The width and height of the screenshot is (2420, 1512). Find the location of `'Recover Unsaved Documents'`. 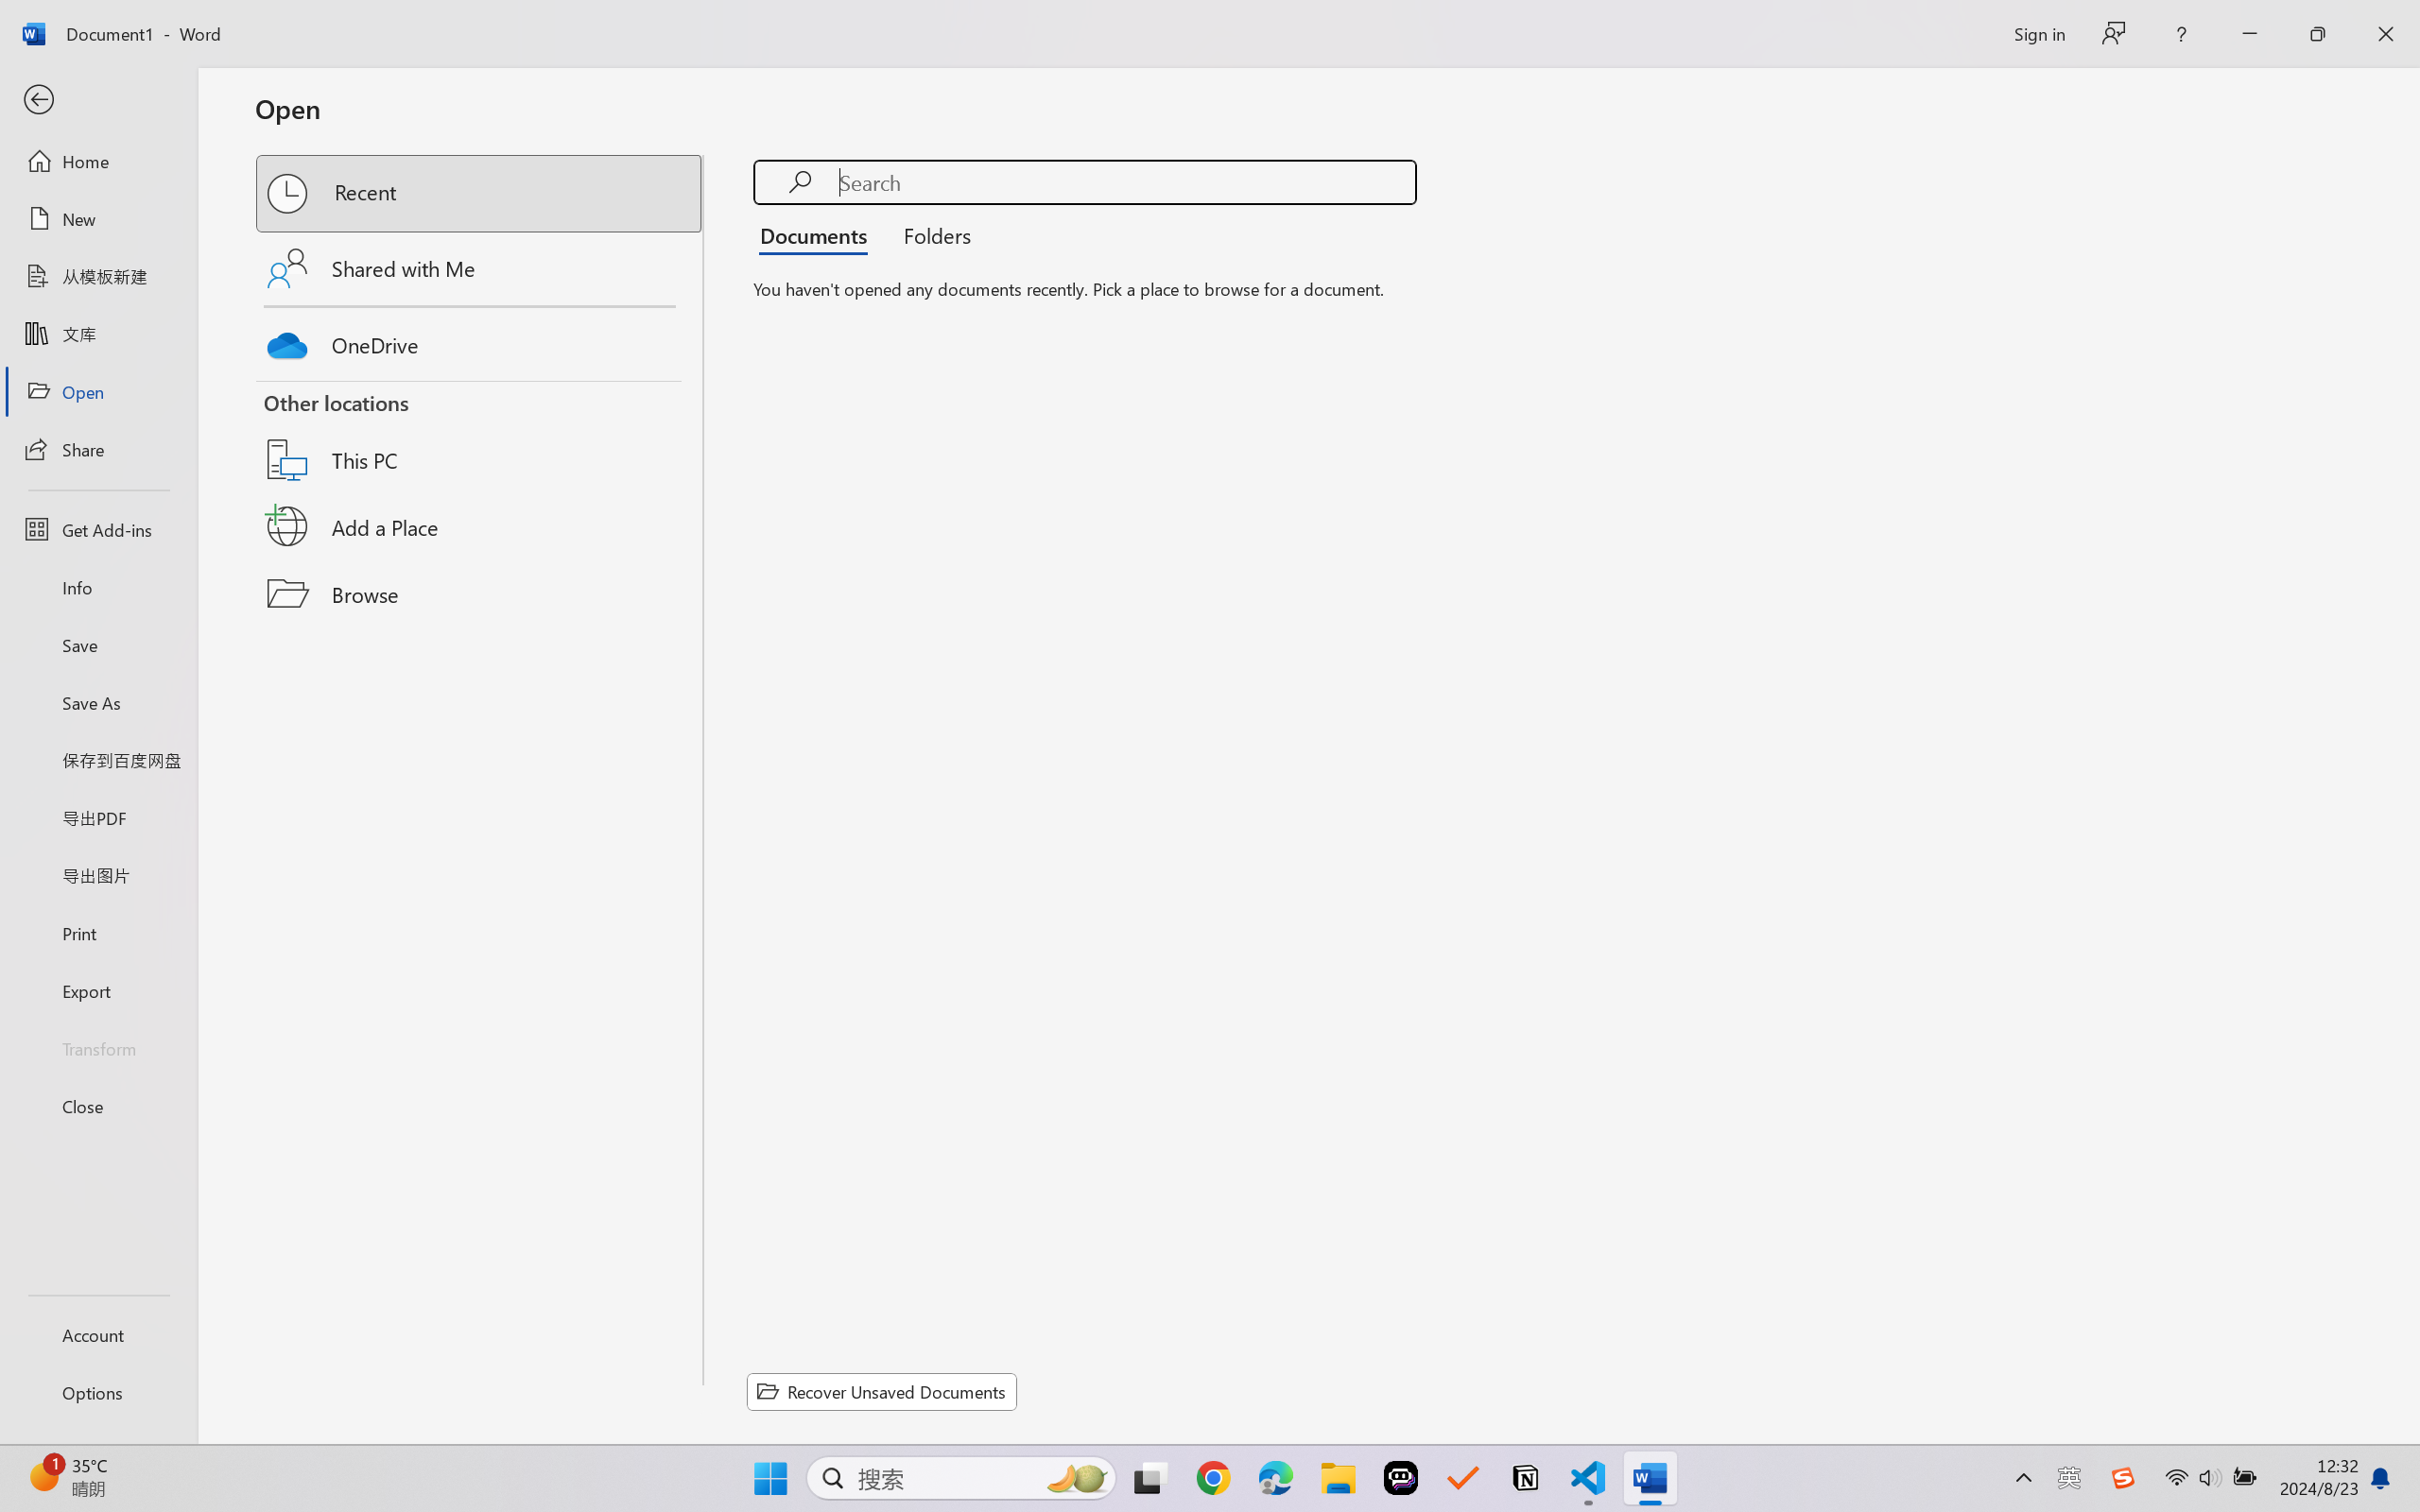

'Recover Unsaved Documents' is located at coordinates (882, 1391).